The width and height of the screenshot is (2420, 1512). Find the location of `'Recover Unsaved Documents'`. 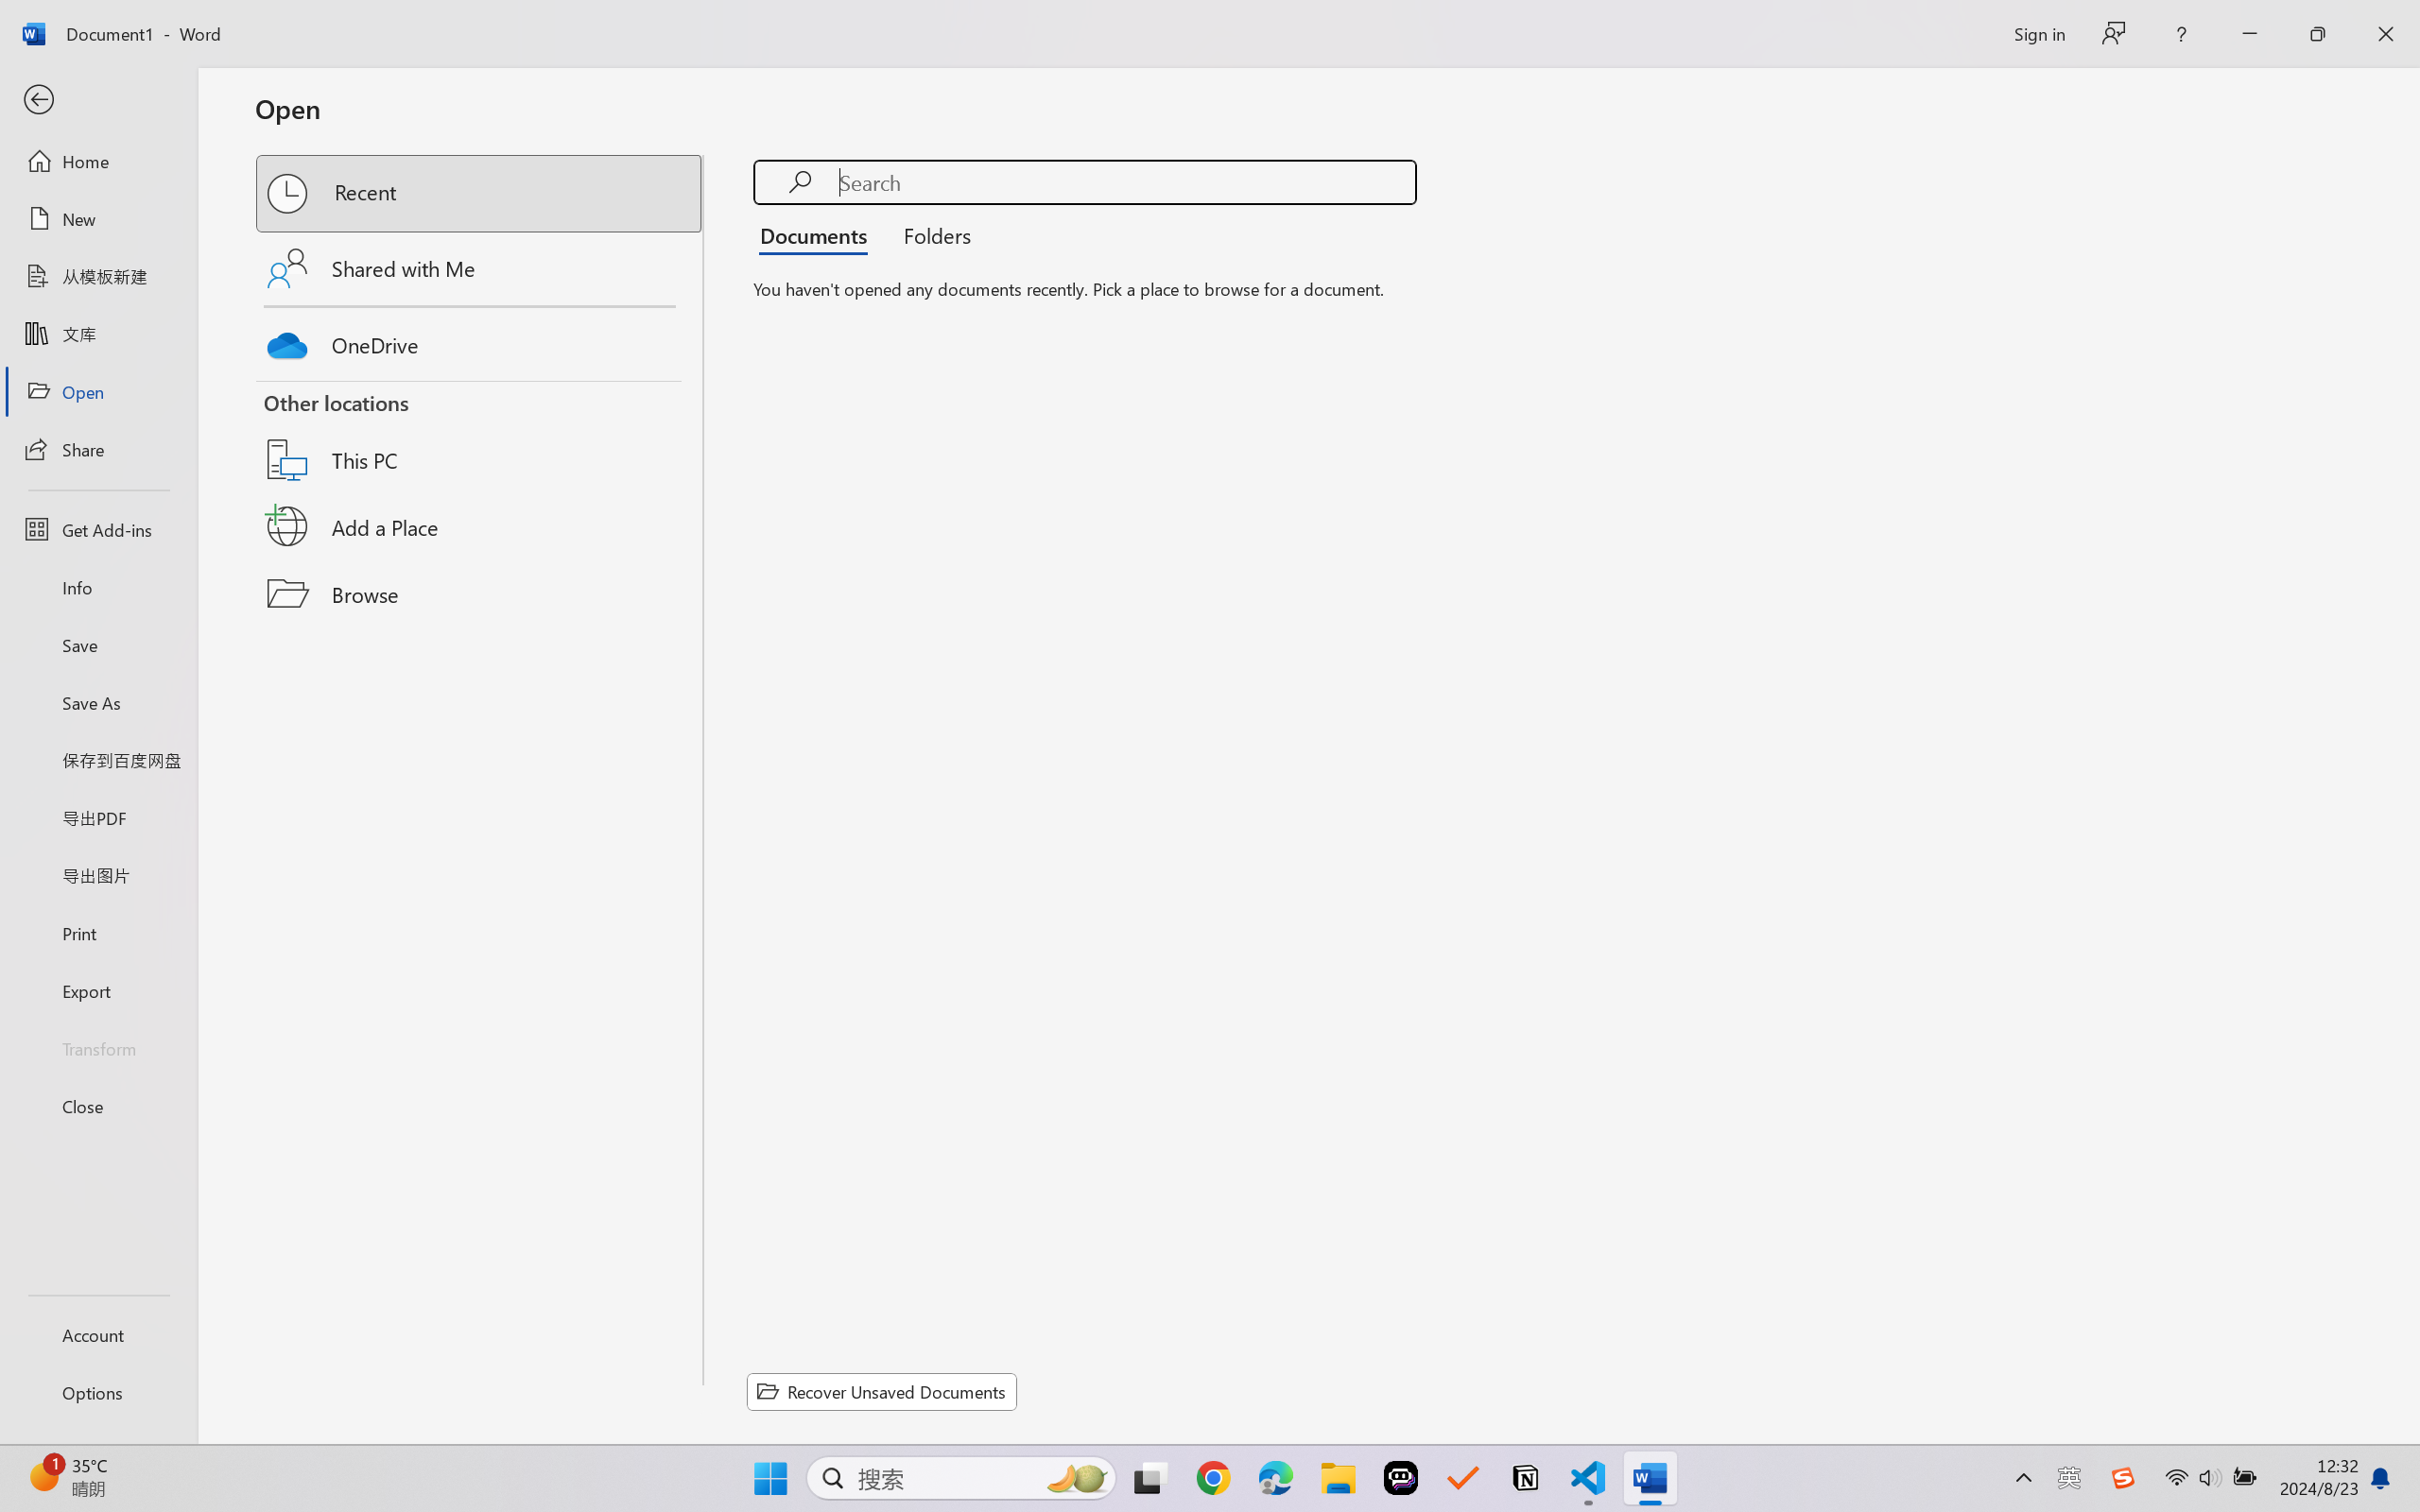

'Recover Unsaved Documents' is located at coordinates (882, 1391).